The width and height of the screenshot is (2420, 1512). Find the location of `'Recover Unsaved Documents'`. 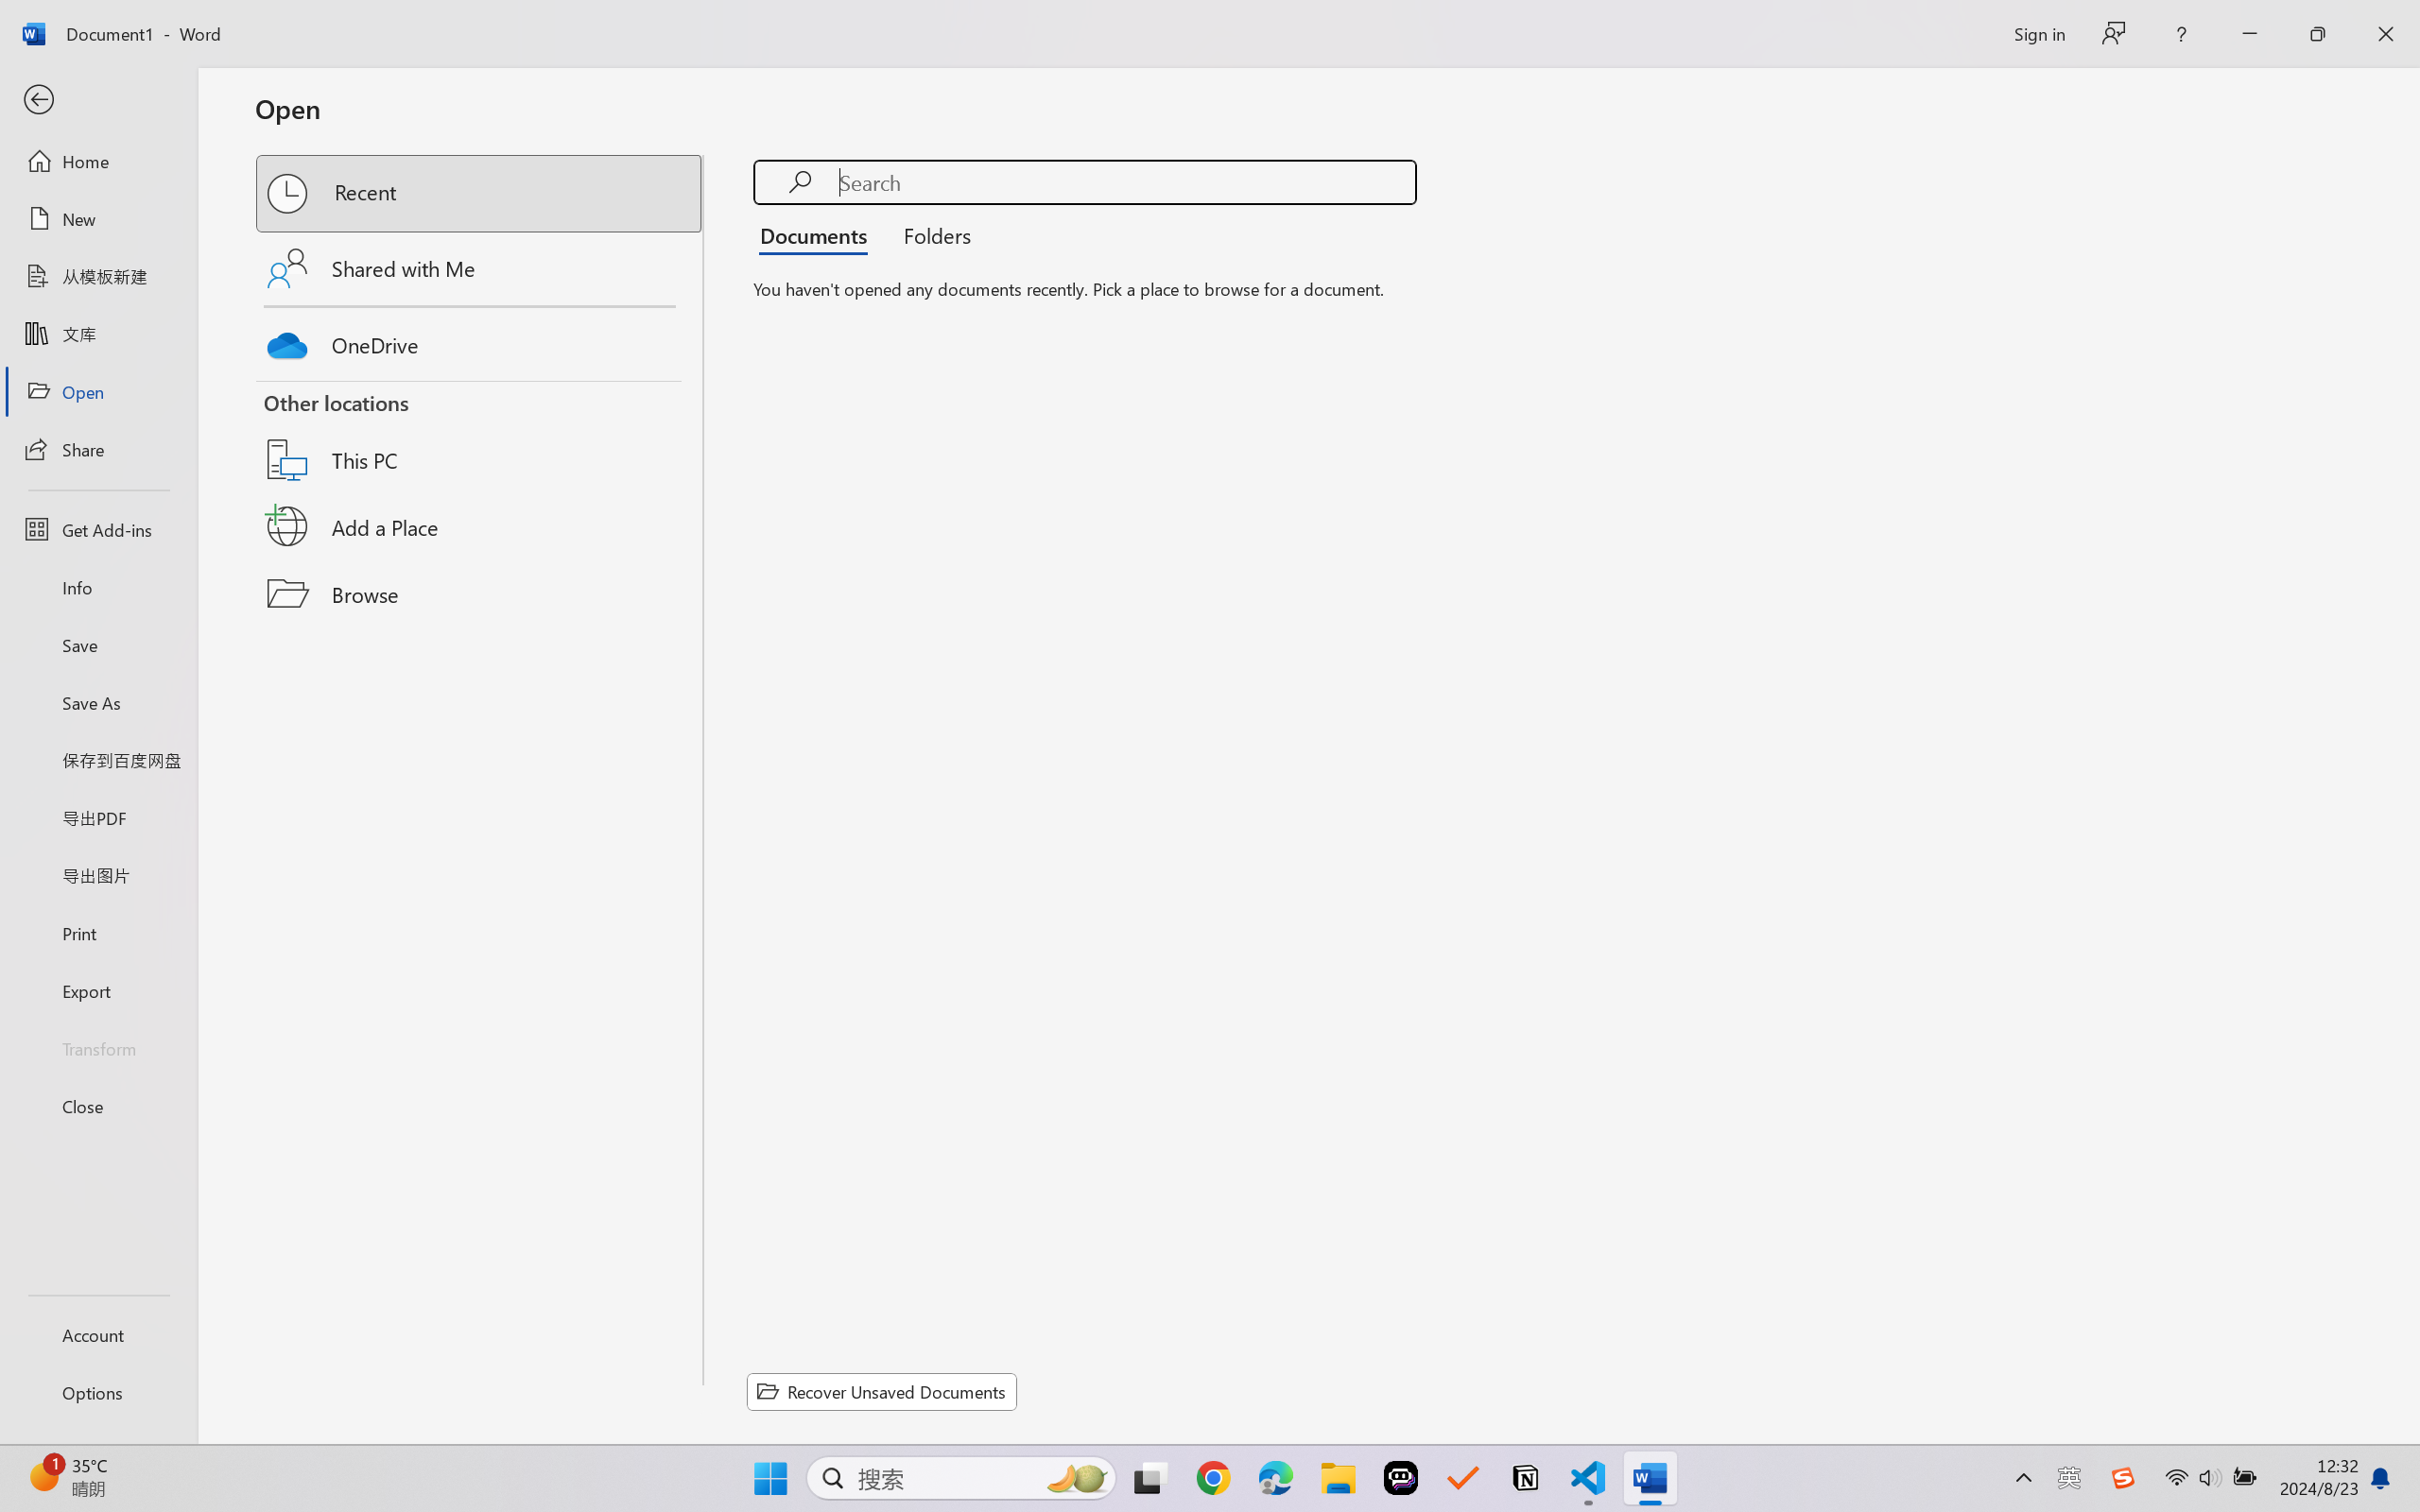

'Recover Unsaved Documents' is located at coordinates (882, 1391).